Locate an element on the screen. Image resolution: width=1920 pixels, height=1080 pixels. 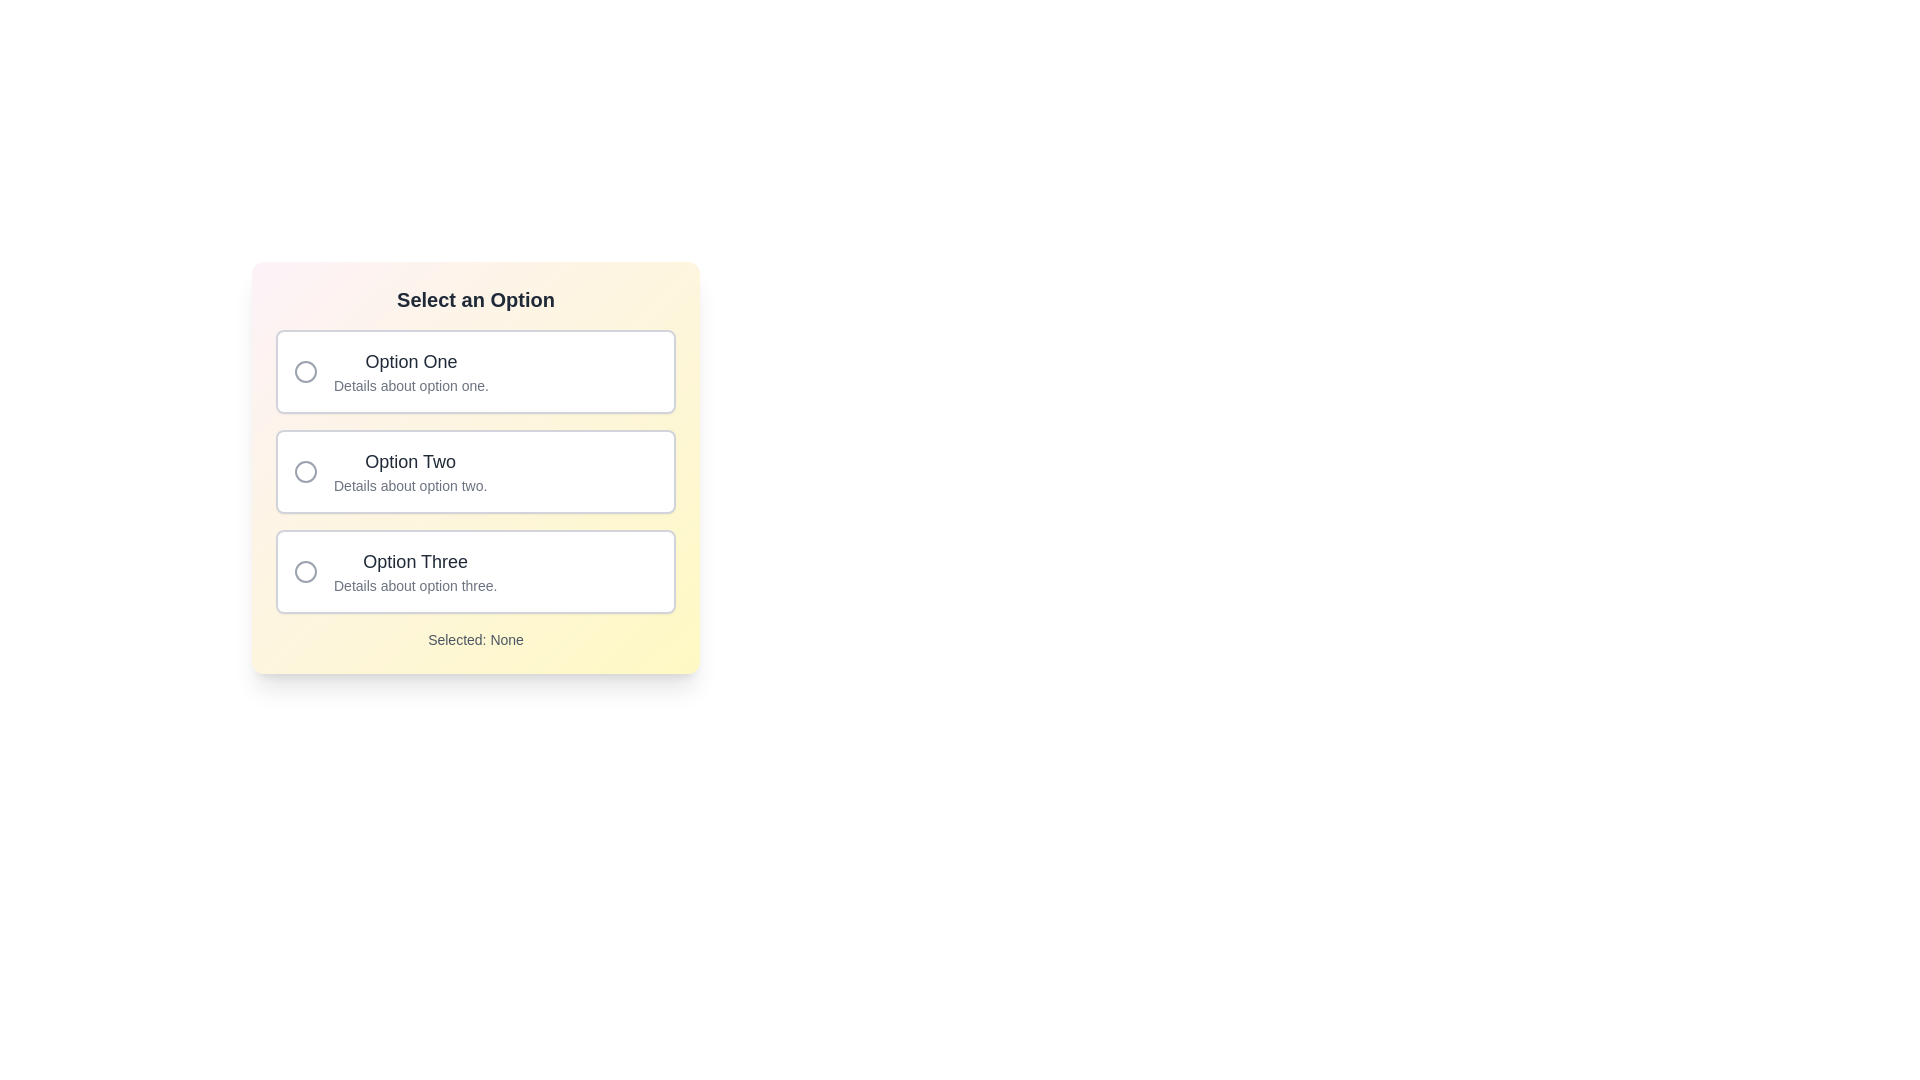
the radio button indicator for the first option, which visually represents the selected state of 'Option One' is located at coordinates (305, 371).